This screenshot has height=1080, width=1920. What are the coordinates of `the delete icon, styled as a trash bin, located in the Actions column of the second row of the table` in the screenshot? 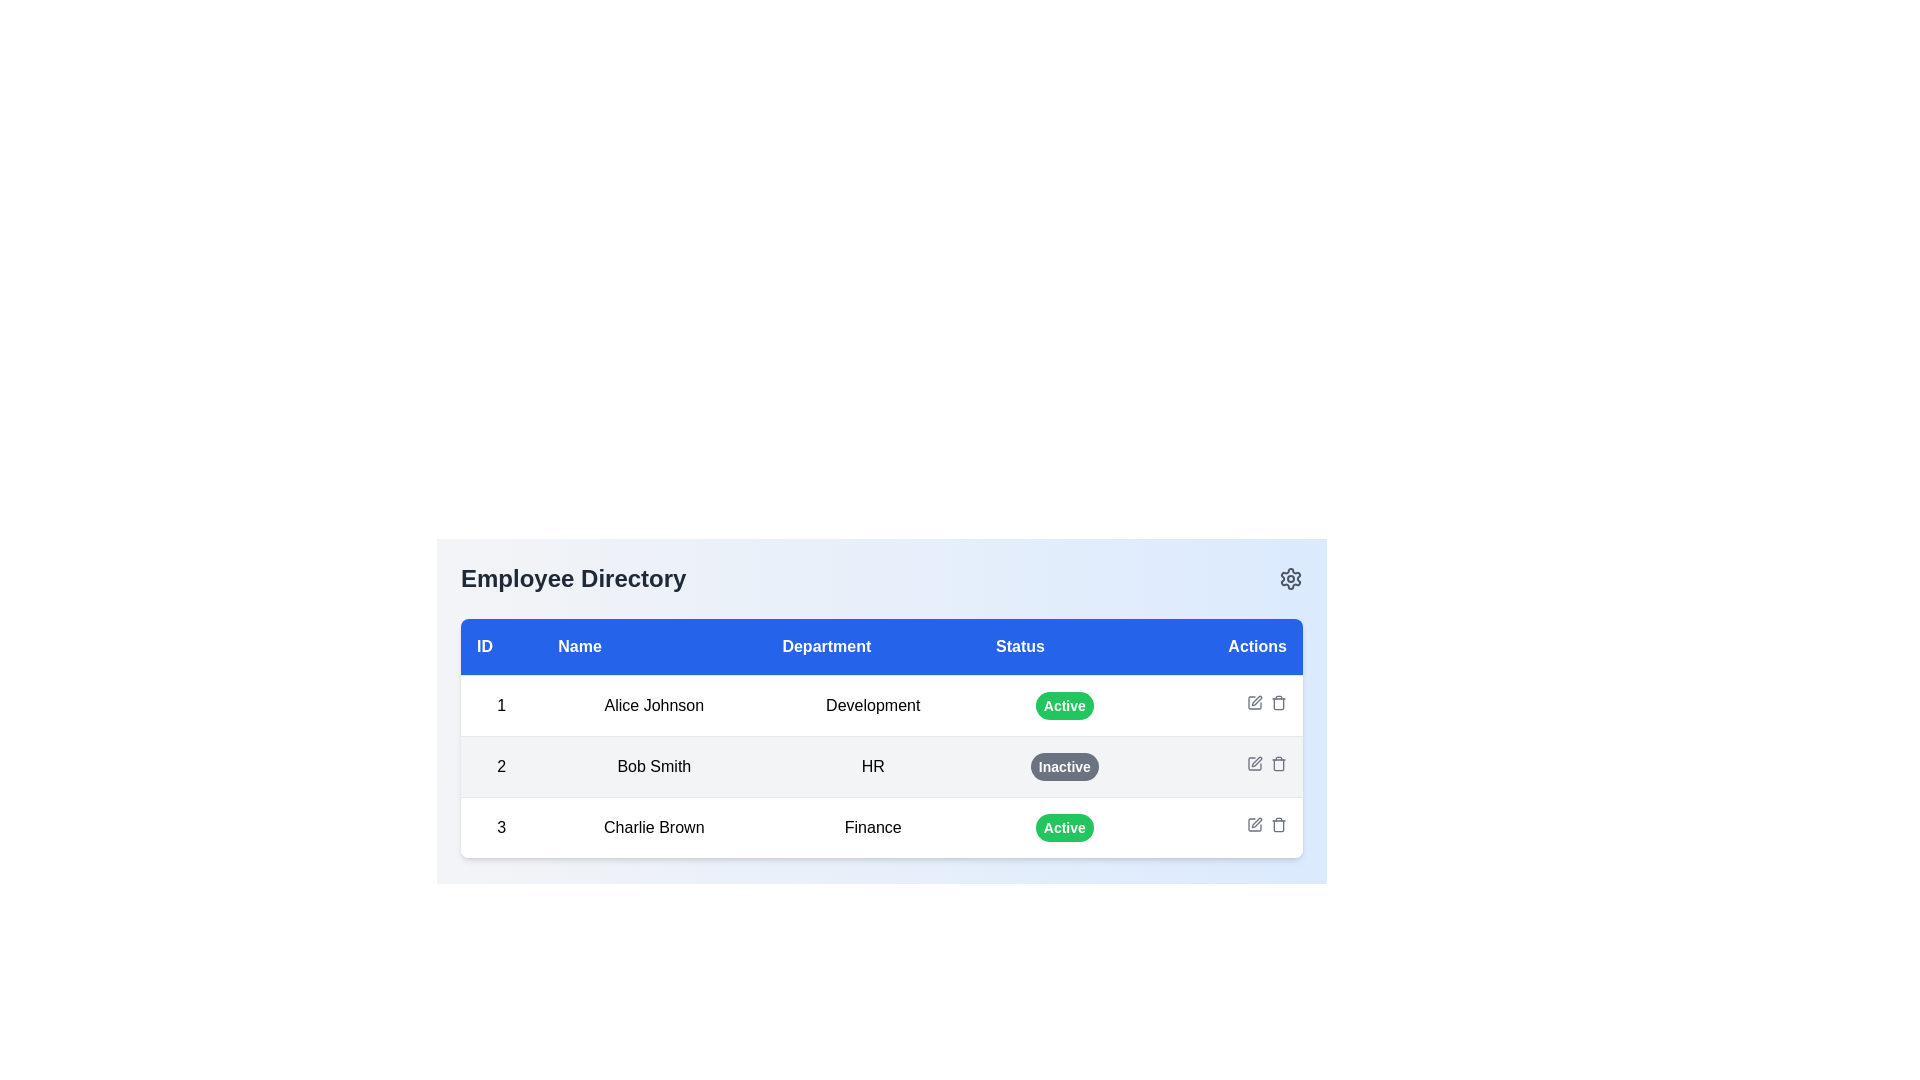 It's located at (1277, 701).